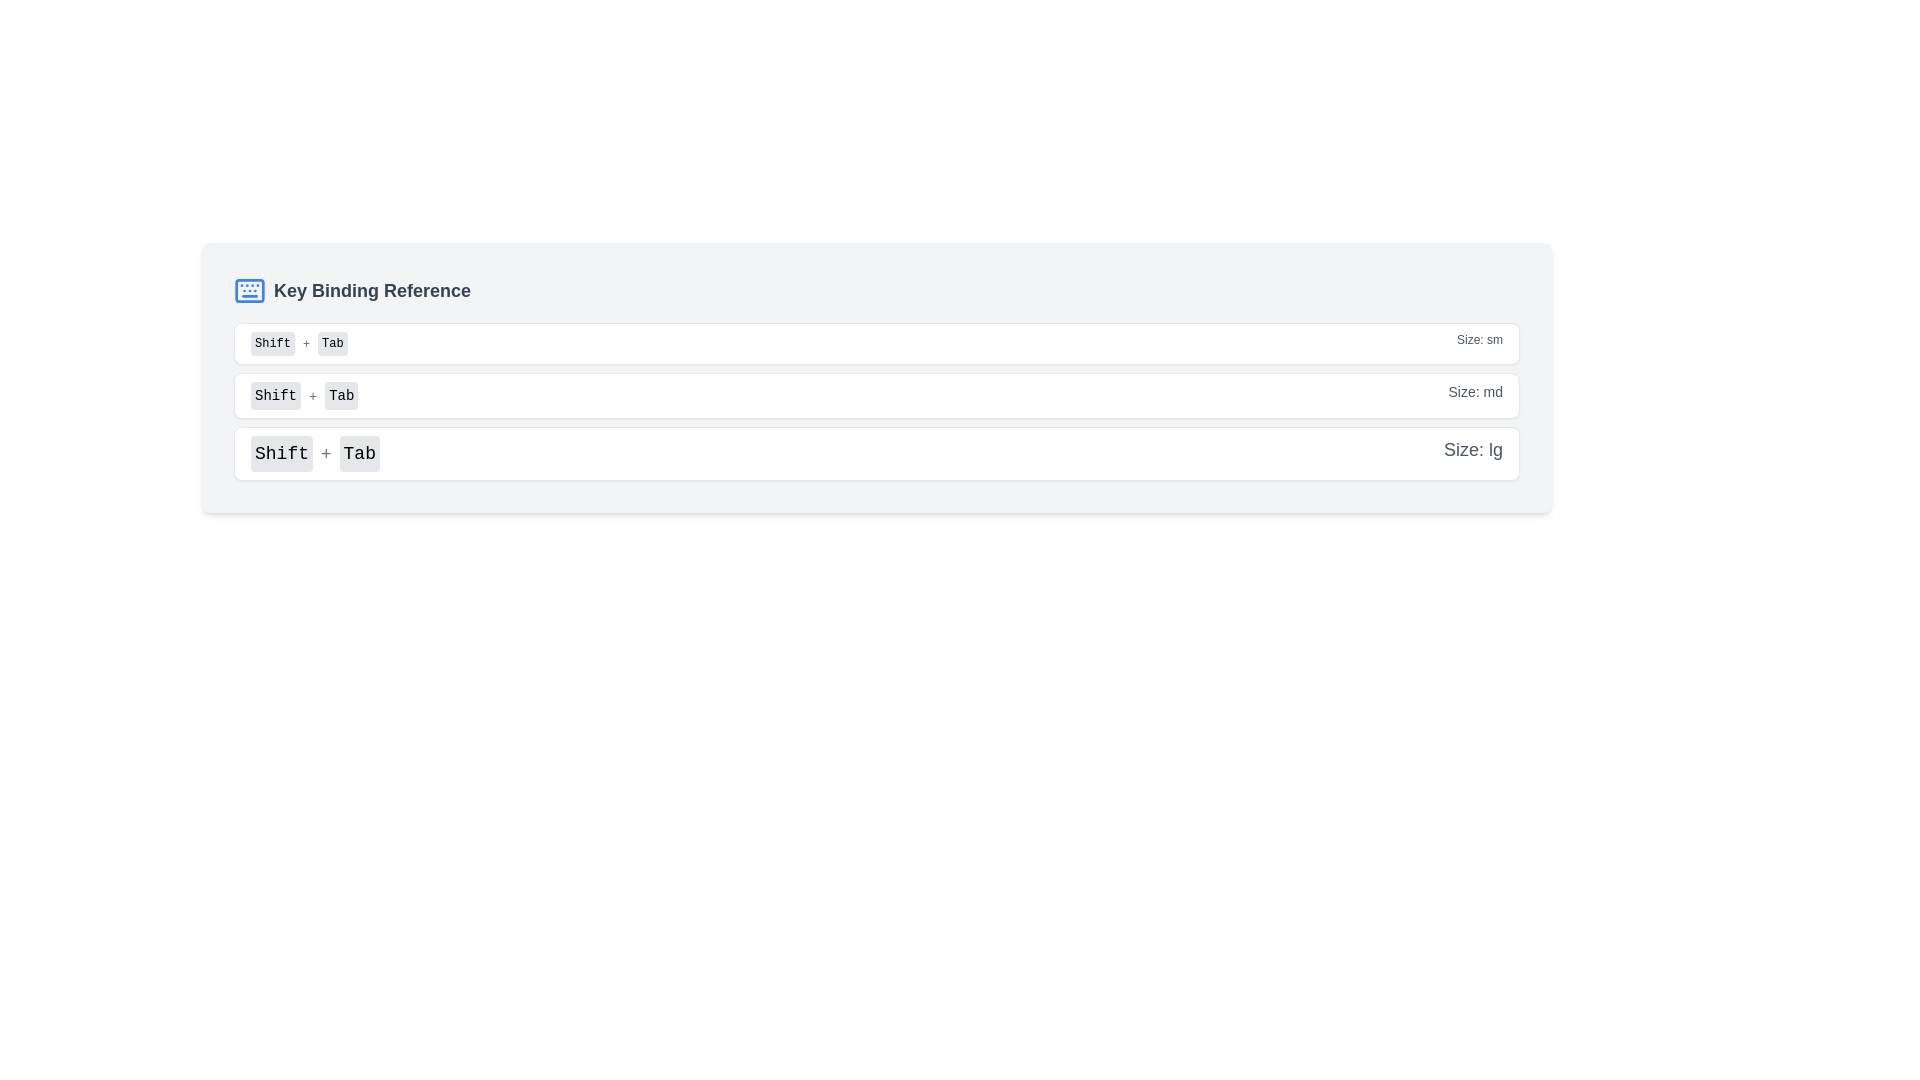 The width and height of the screenshot is (1920, 1080). Describe the element at coordinates (305, 342) in the screenshot. I see `the Icon representing the combined keystroke action 'Shift+Tab' located in the second row of keybinding instructions under the 'Key Binding Reference' section, positioned between the 'Shift' and 'Tab' buttons` at that location.